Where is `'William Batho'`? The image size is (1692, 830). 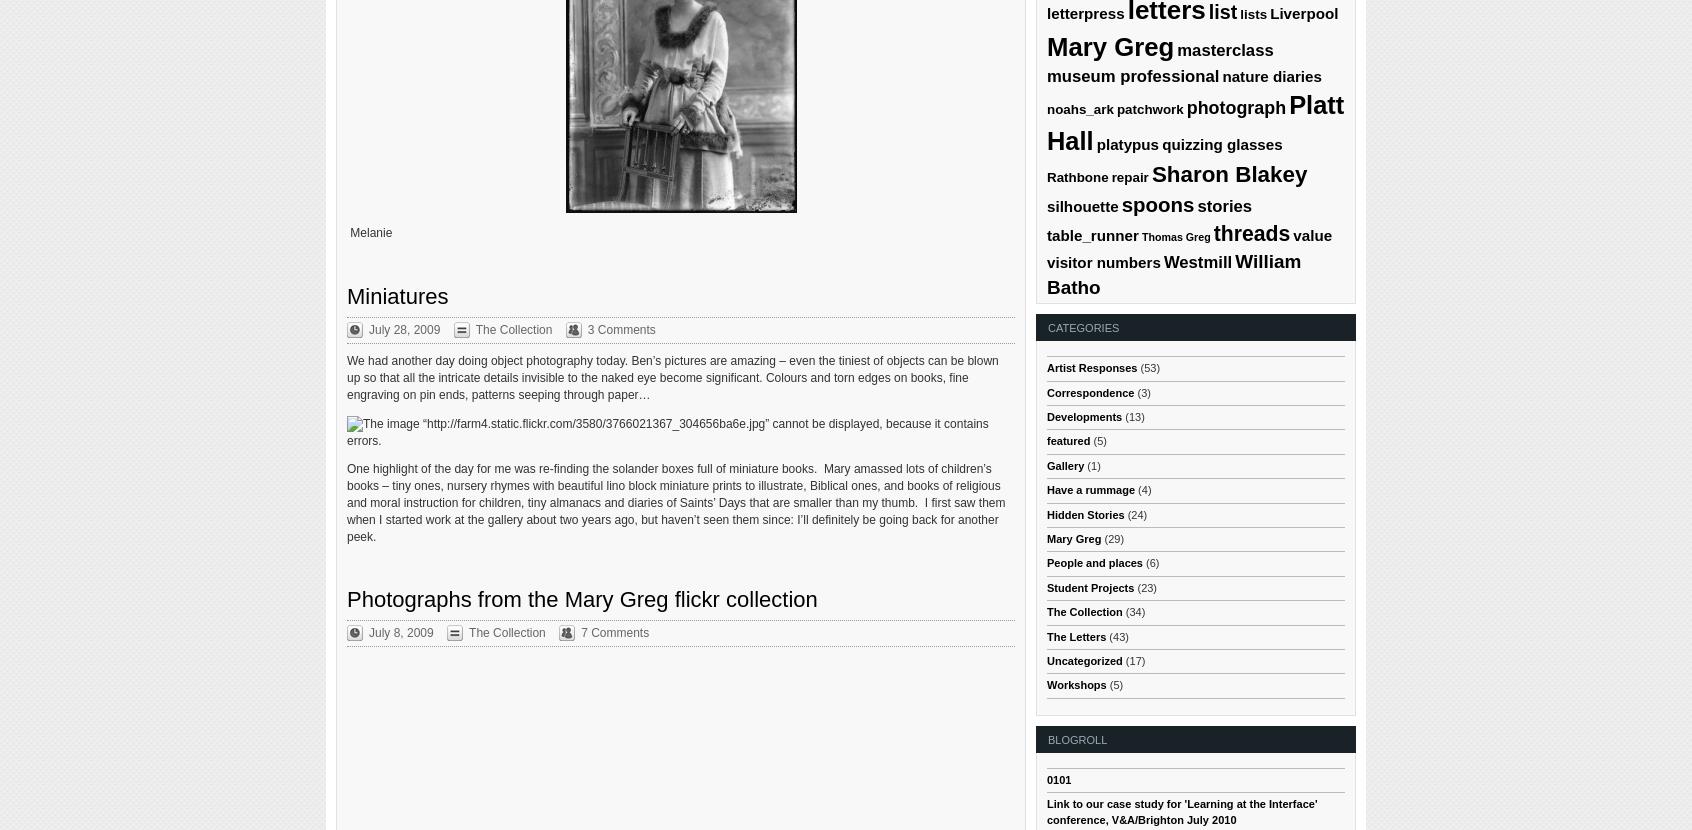
'William Batho' is located at coordinates (1173, 273).